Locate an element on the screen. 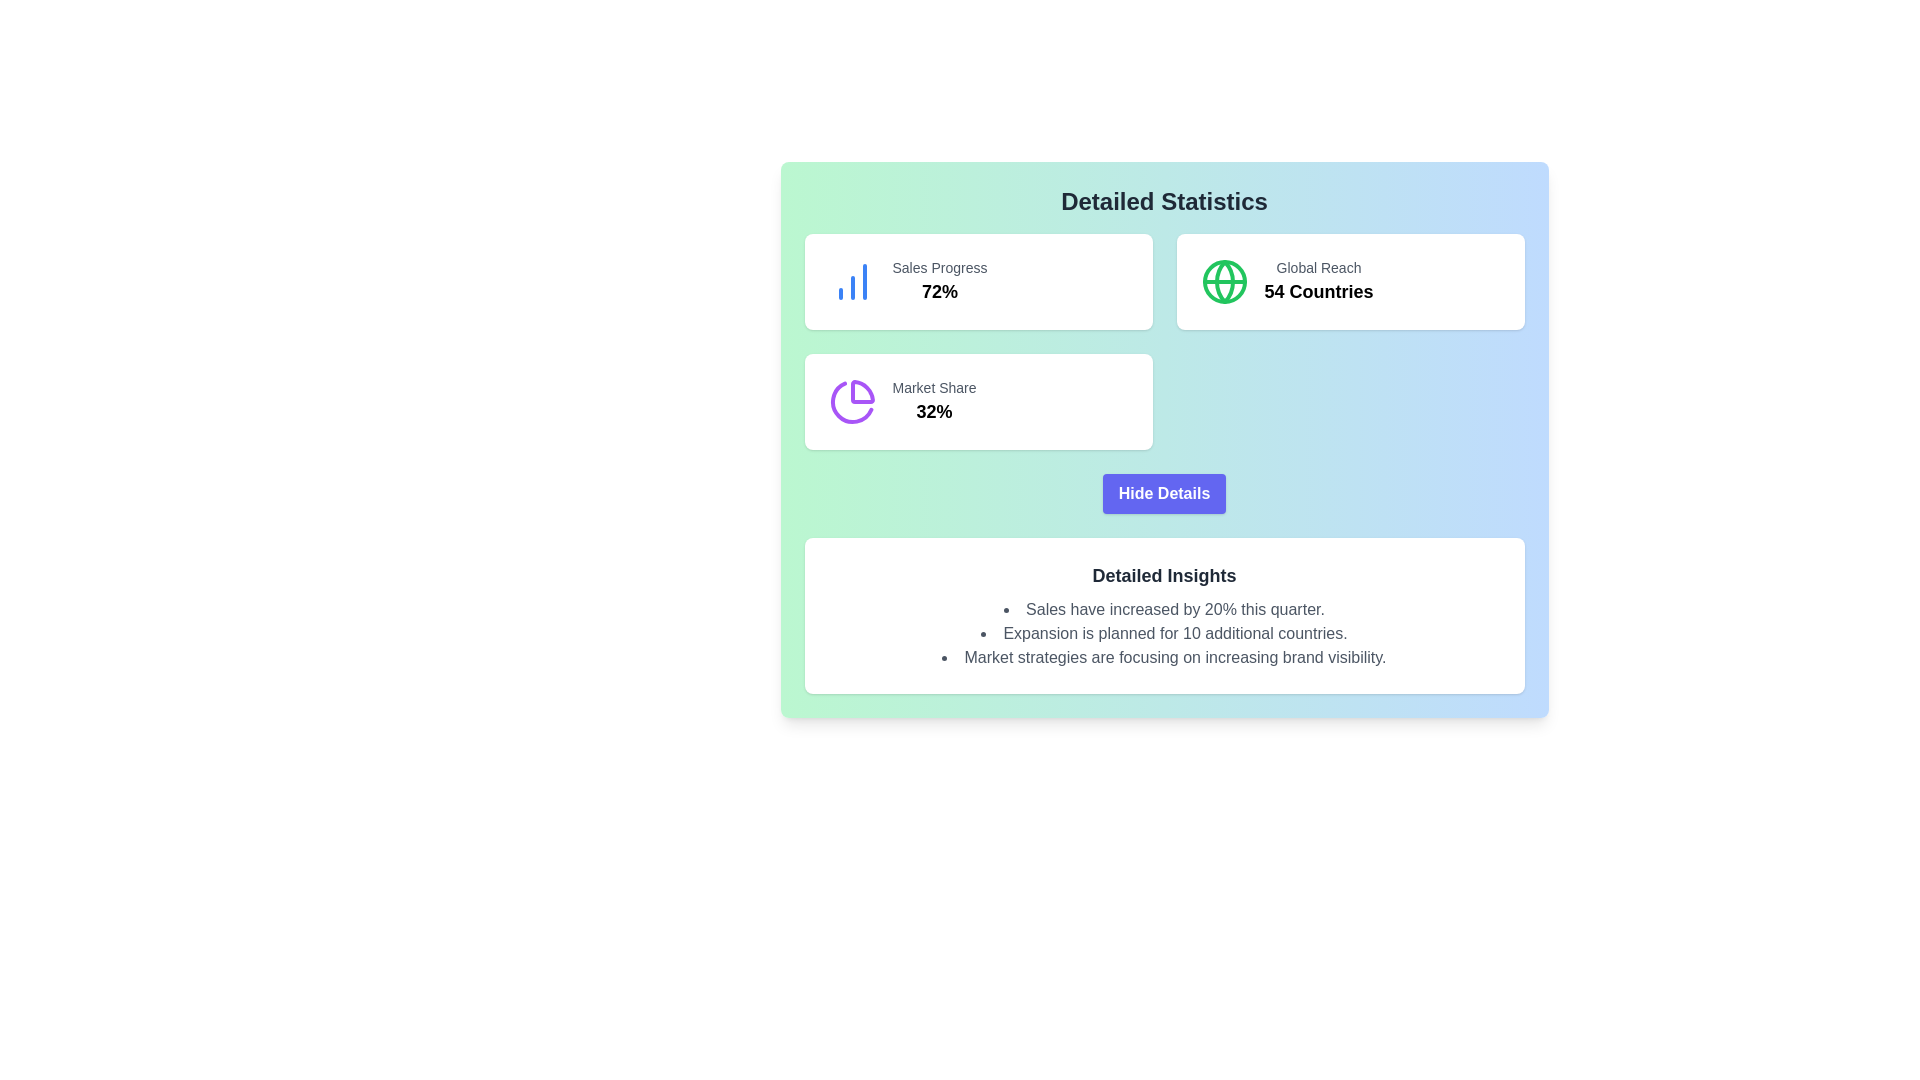 Image resolution: width=1920 pixels, height=1080 pixels. text element that provides information on marketing strategies for brand visibility, located in the lower section of the interface under 'Detailed Insights' is located at coordinates (1164, 658).